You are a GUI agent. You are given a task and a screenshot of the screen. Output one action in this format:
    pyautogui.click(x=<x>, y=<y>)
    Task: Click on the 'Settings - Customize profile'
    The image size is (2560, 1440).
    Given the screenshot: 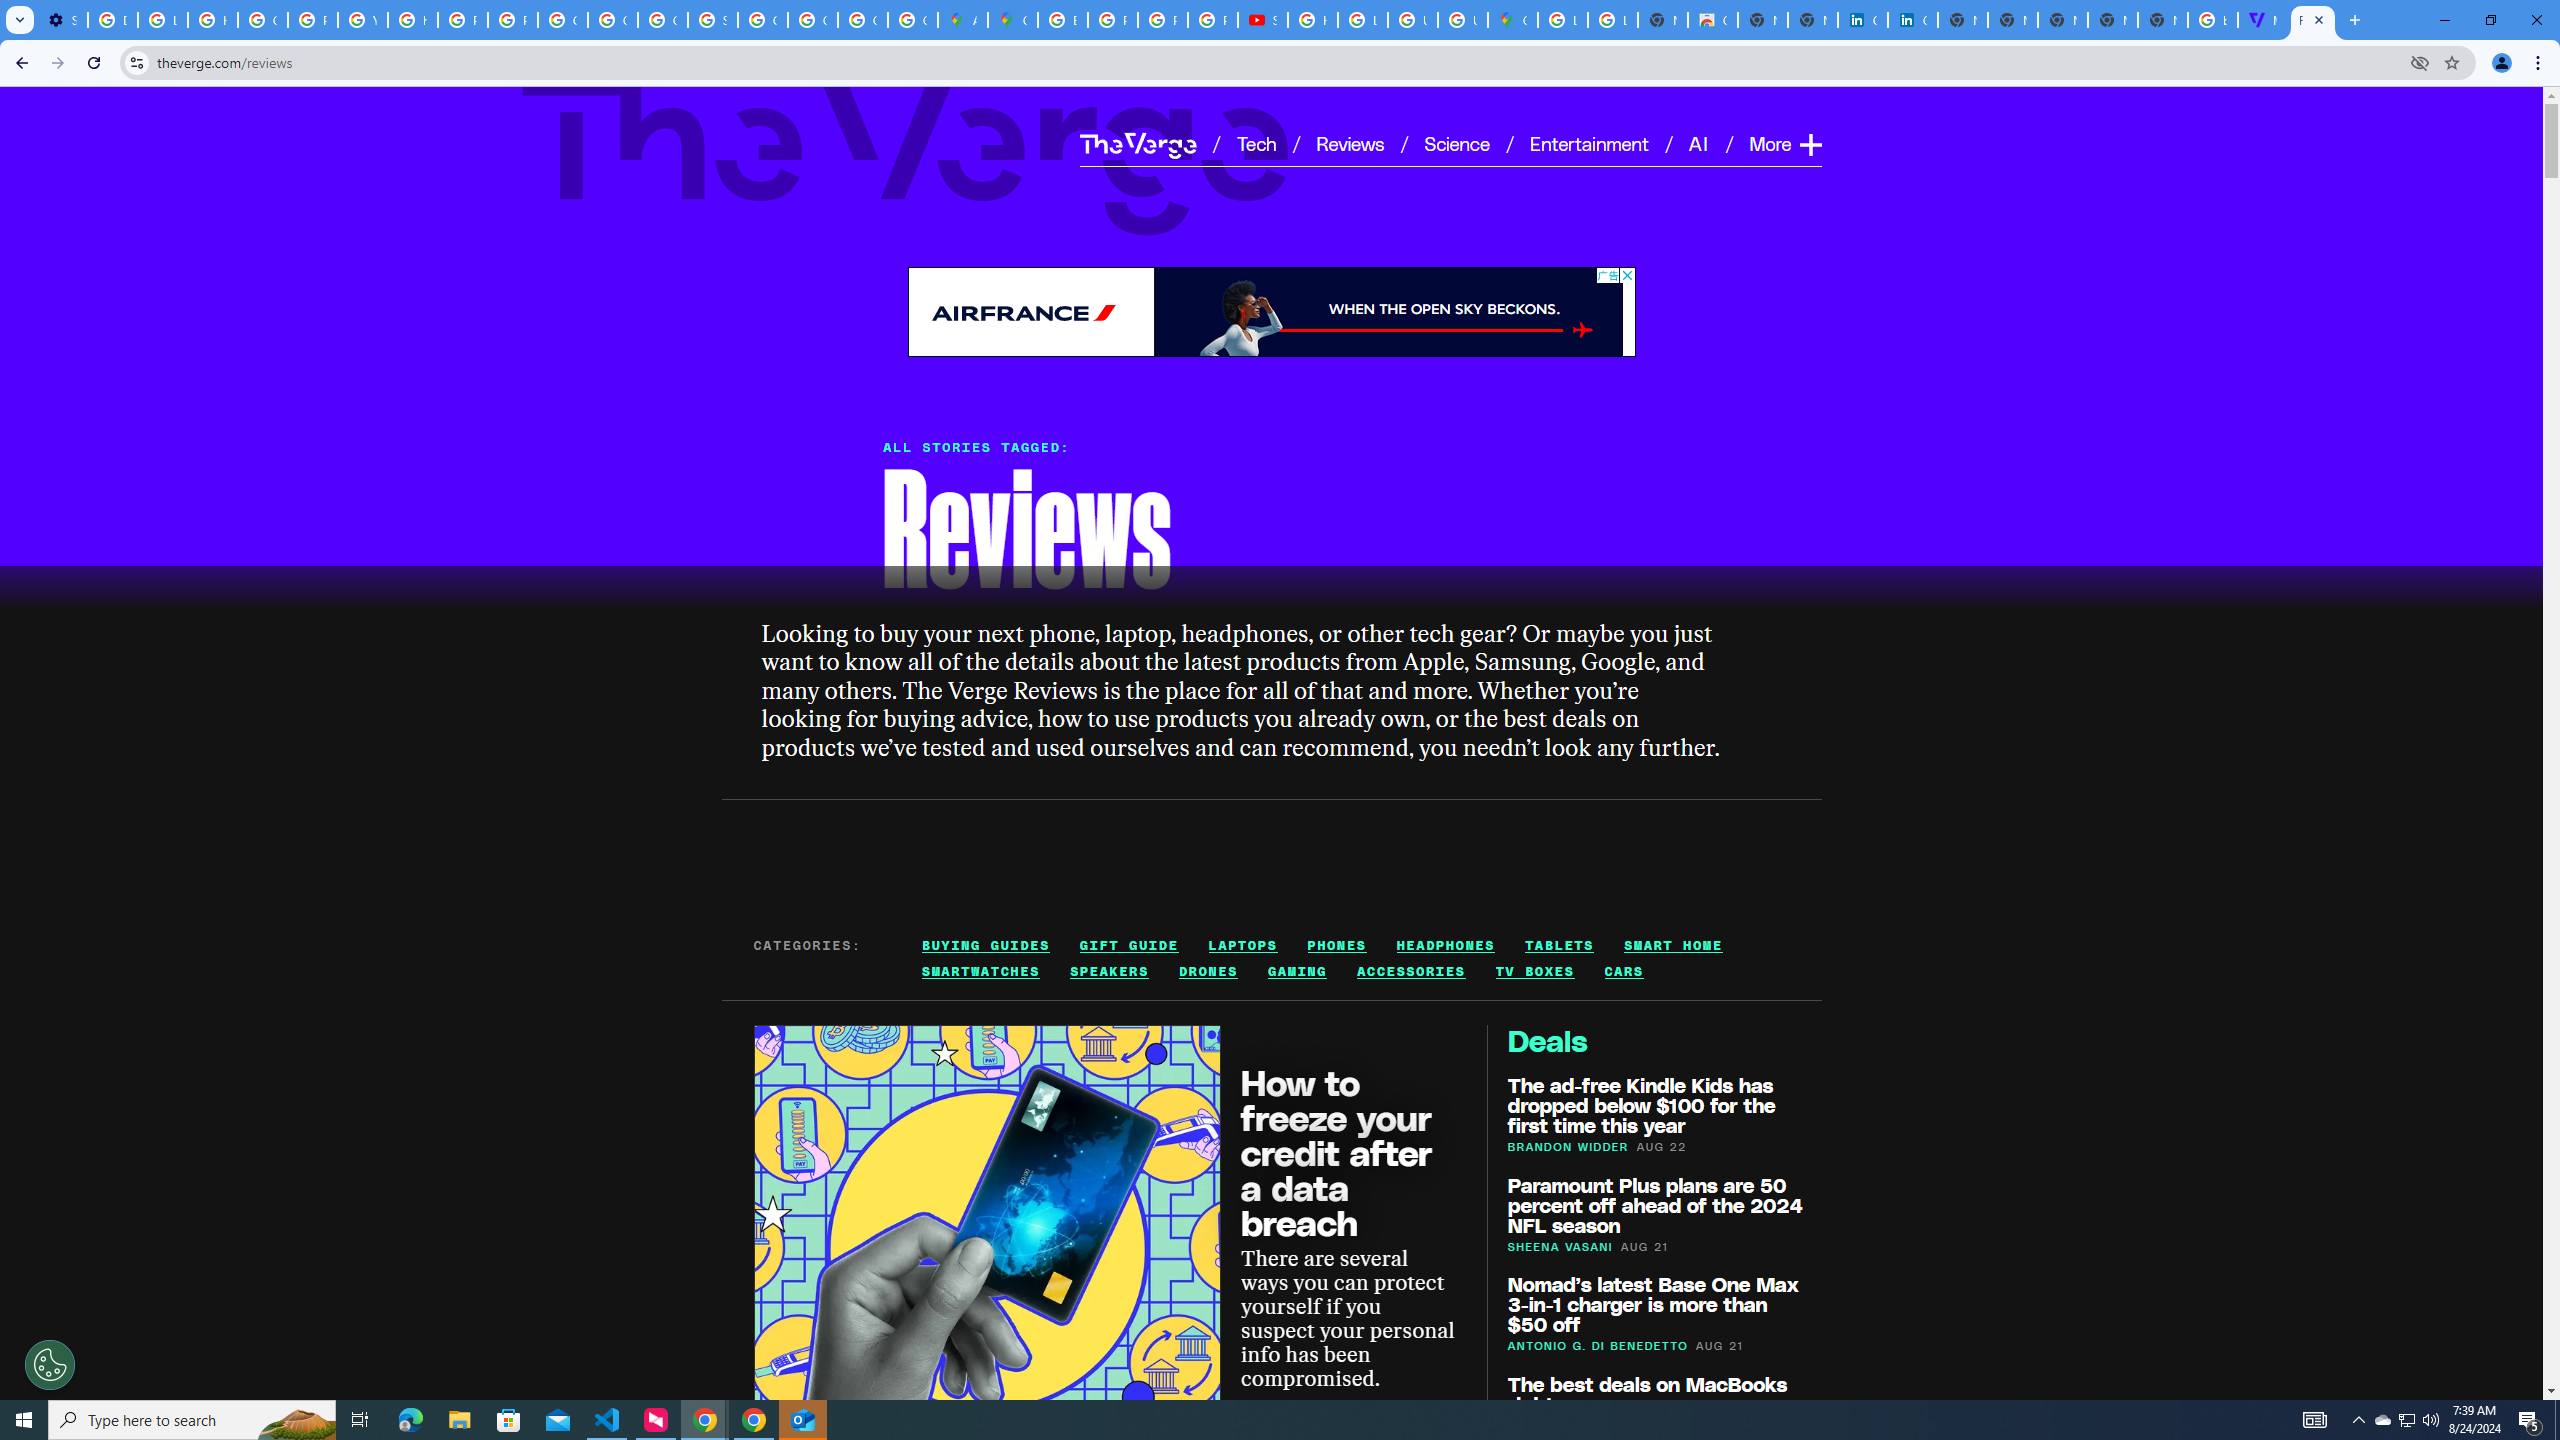 What is the action you would take?
    pyautogui.click(x=61, y=19)
    